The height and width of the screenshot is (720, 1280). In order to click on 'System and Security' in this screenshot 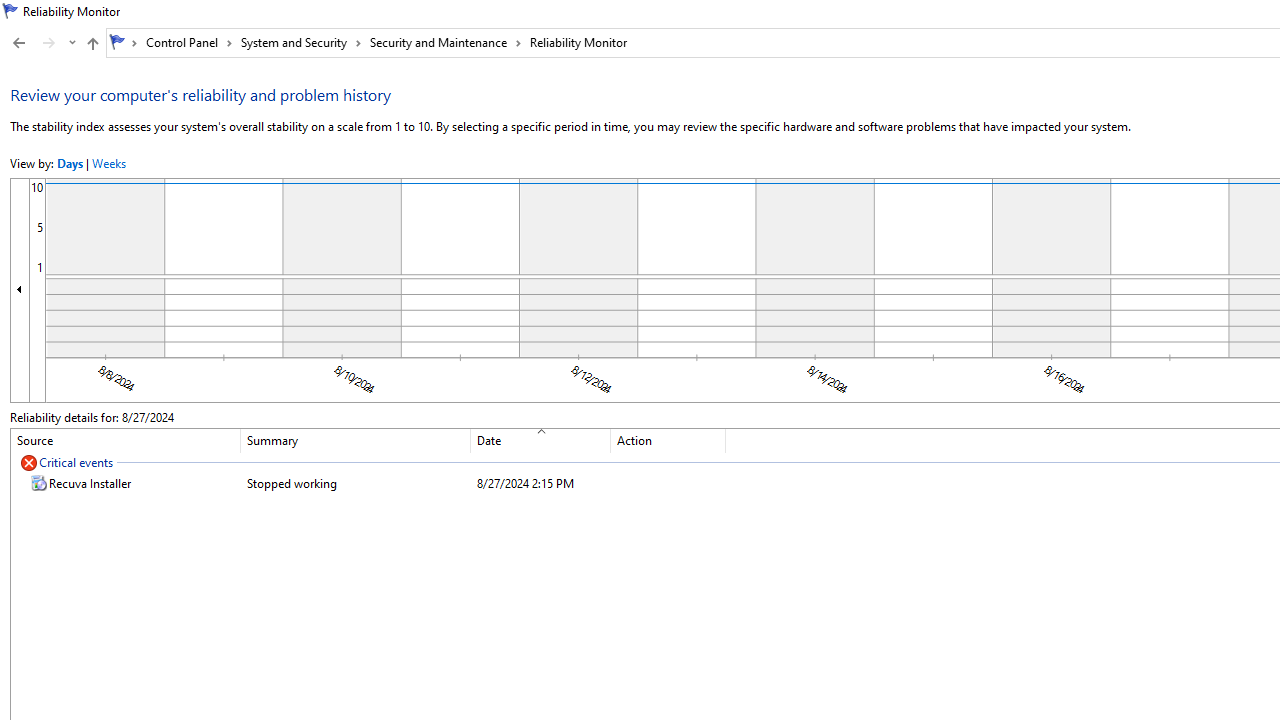, I will do `click(300, 42)`.